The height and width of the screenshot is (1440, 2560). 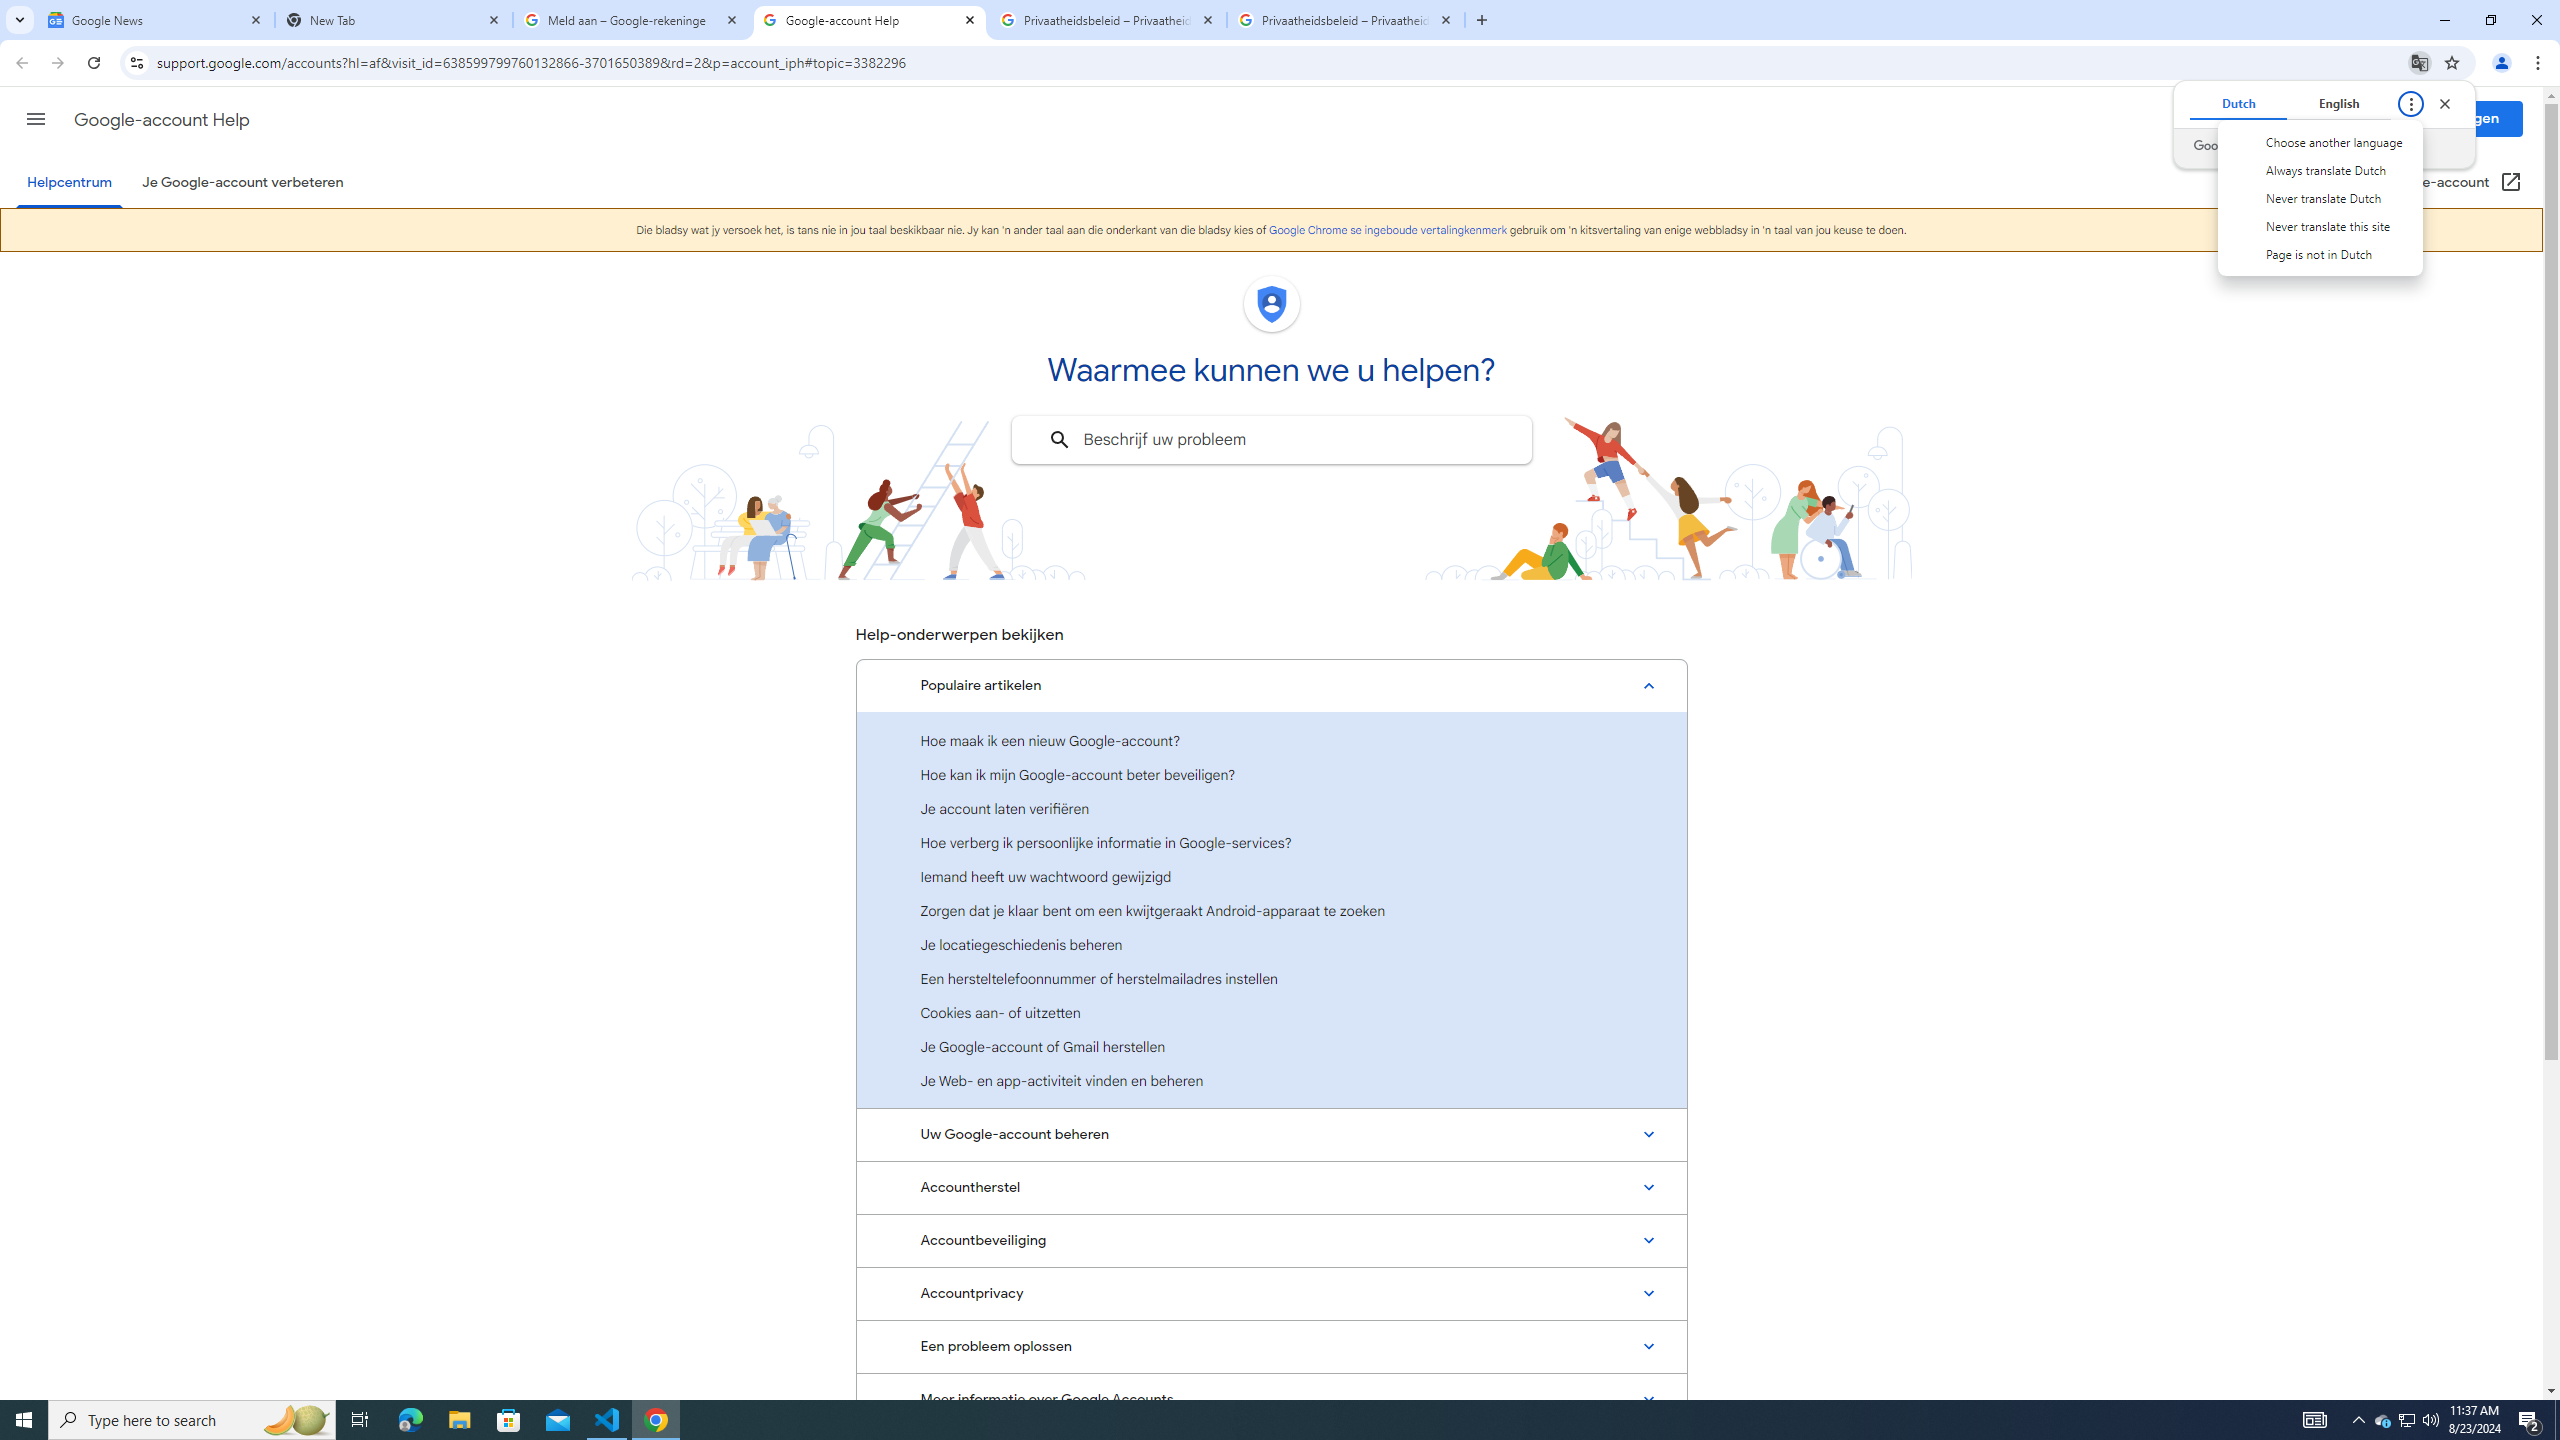 I want to click on 'Populaire artikelen, Uitgevouwen lijst met 11 items', so click(x=1271, y=685).